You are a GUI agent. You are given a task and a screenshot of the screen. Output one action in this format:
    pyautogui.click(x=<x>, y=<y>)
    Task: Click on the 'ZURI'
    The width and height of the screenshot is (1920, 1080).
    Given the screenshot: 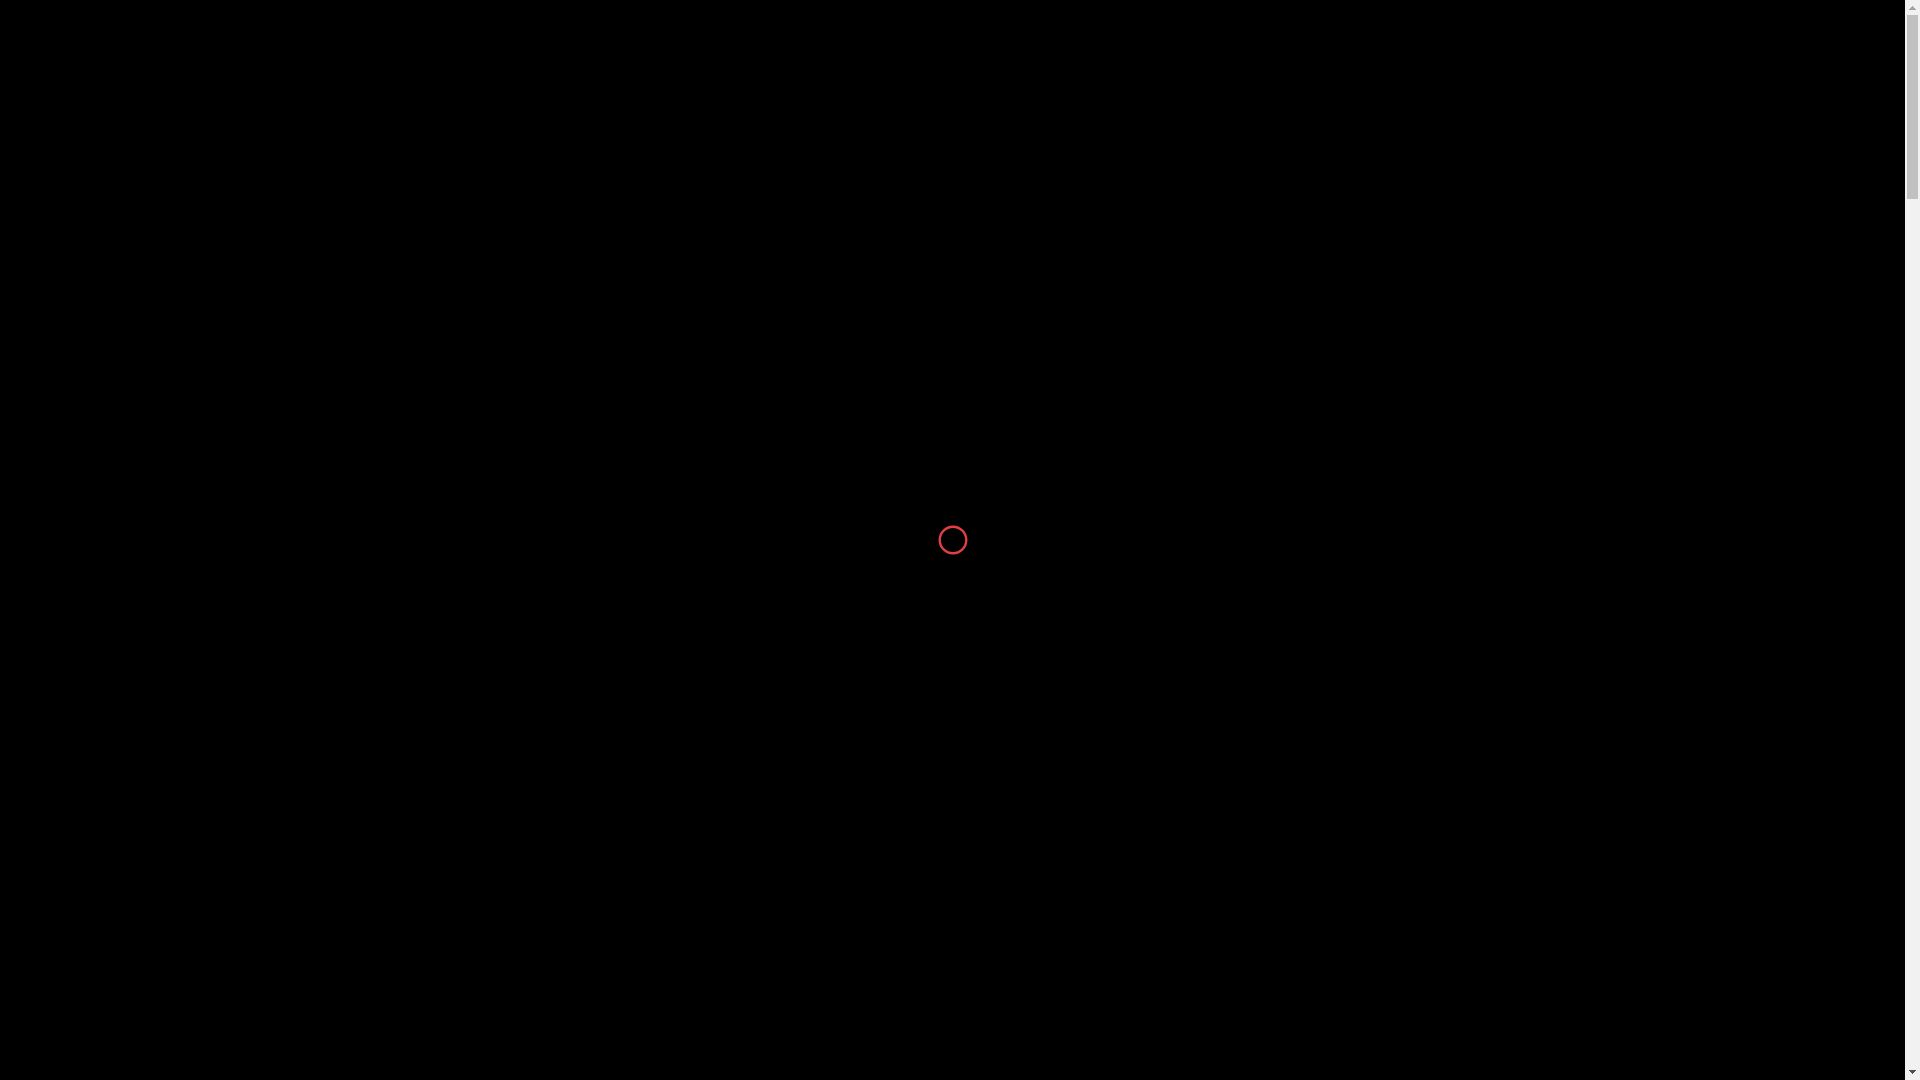 What is the action you would take?
    pyautogui.click(x=545, y=67)
    